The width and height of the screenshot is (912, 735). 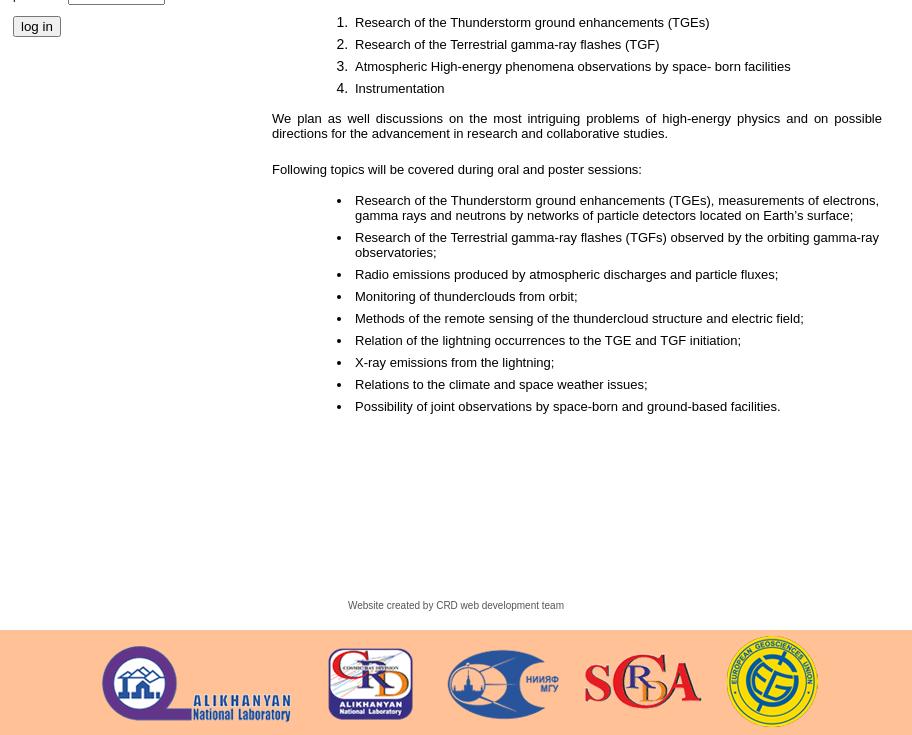 What do you see at coordinates (505, 43) in the screenshot?
I see `'Research of the Terrestrial gamma-ray flashes (TGF)'` at bounding box center [505, 43].